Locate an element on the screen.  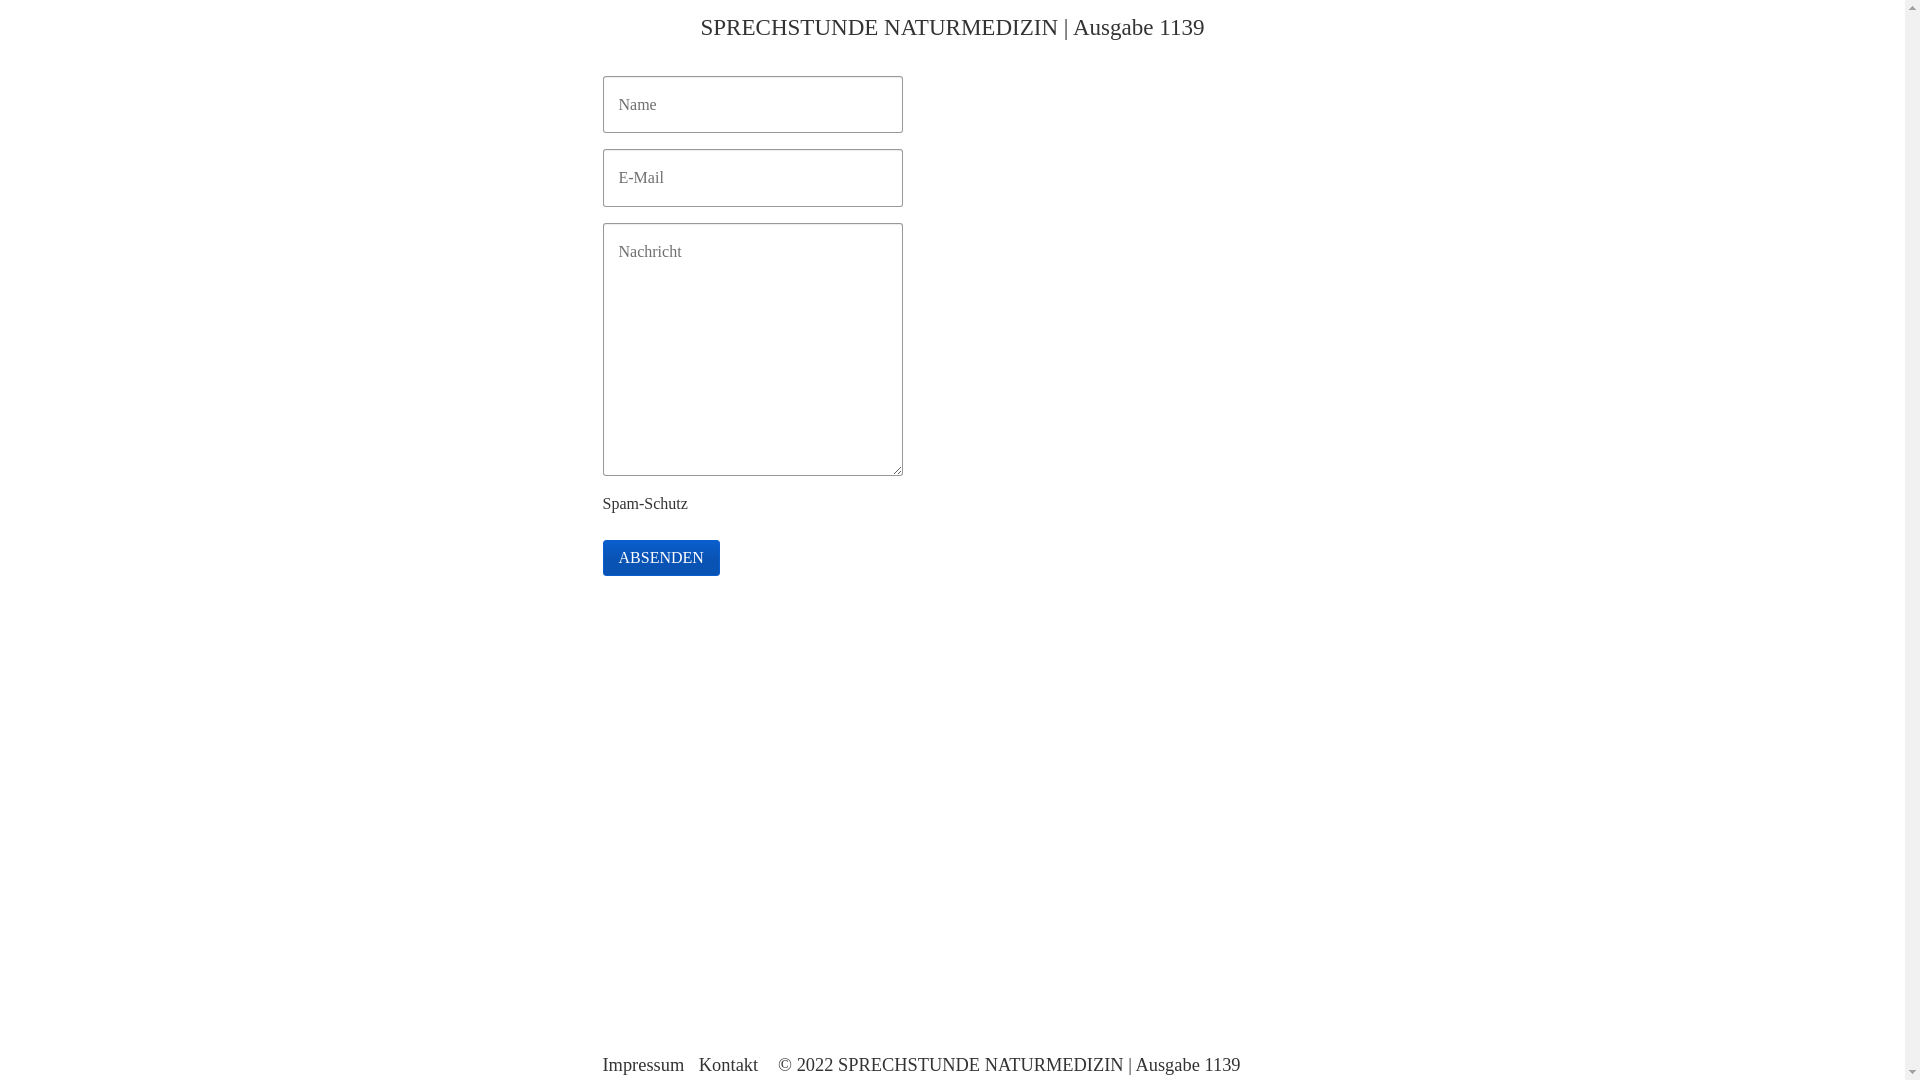
'Absenden' is located at coordinates (660, 558).